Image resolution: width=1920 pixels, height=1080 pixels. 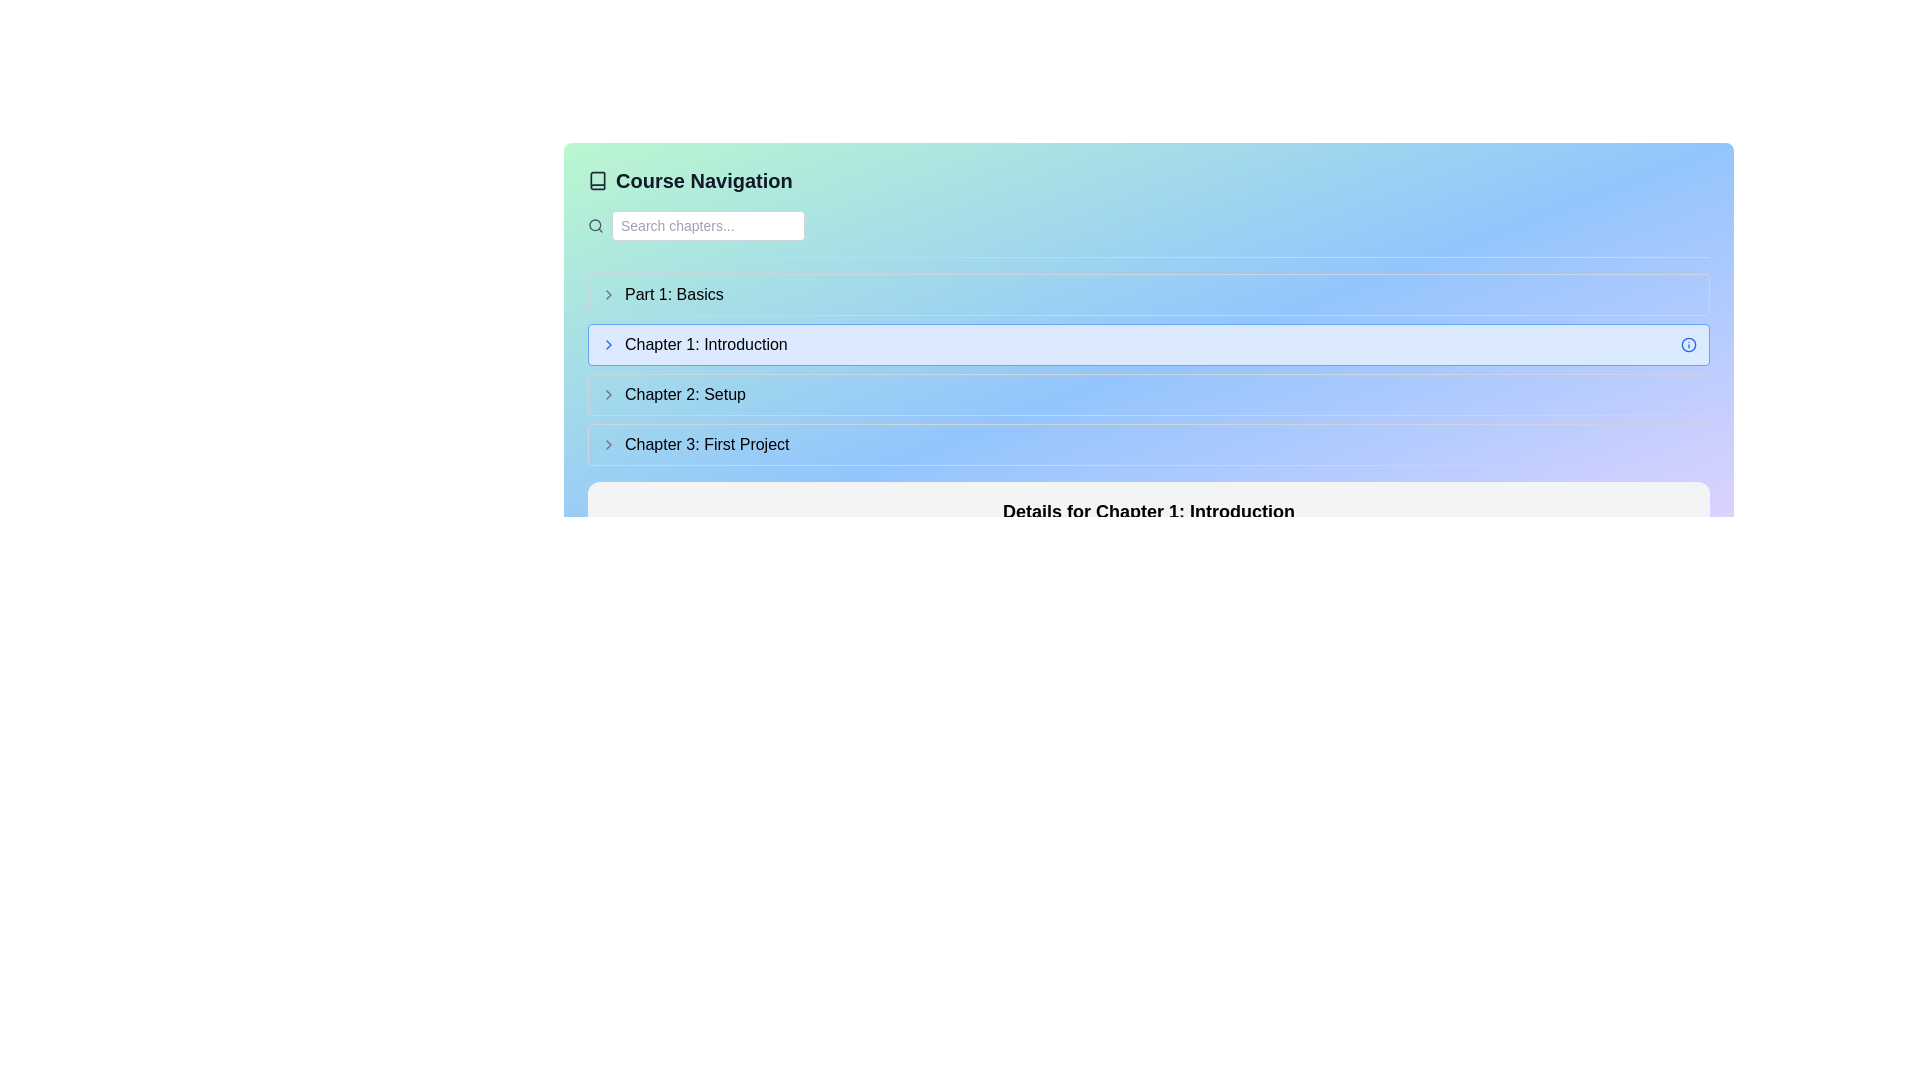 I want to click on the textual link 'Chapter 3: First Project' which is accompanied by an arrow icon, so click(x=695, y=443).